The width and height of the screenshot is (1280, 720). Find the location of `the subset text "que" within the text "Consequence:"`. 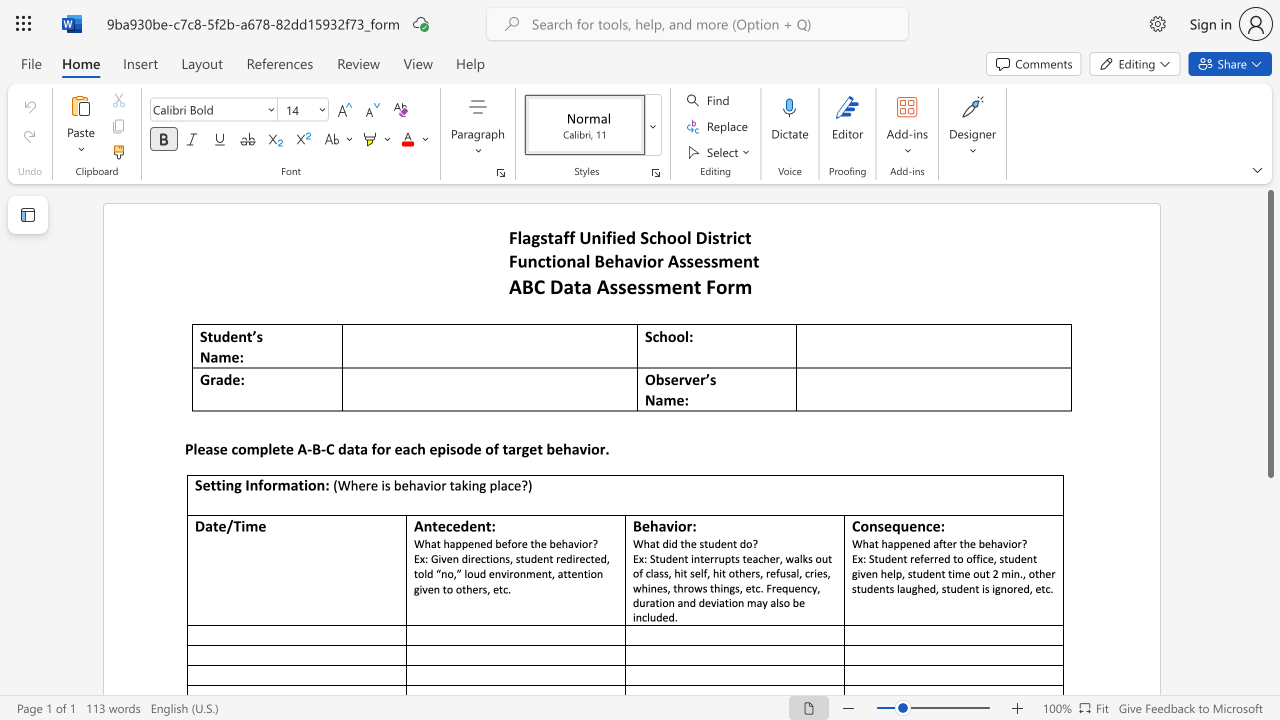

the subset text "que" within the text "Consequence:" is located at coordinates (891, 525).